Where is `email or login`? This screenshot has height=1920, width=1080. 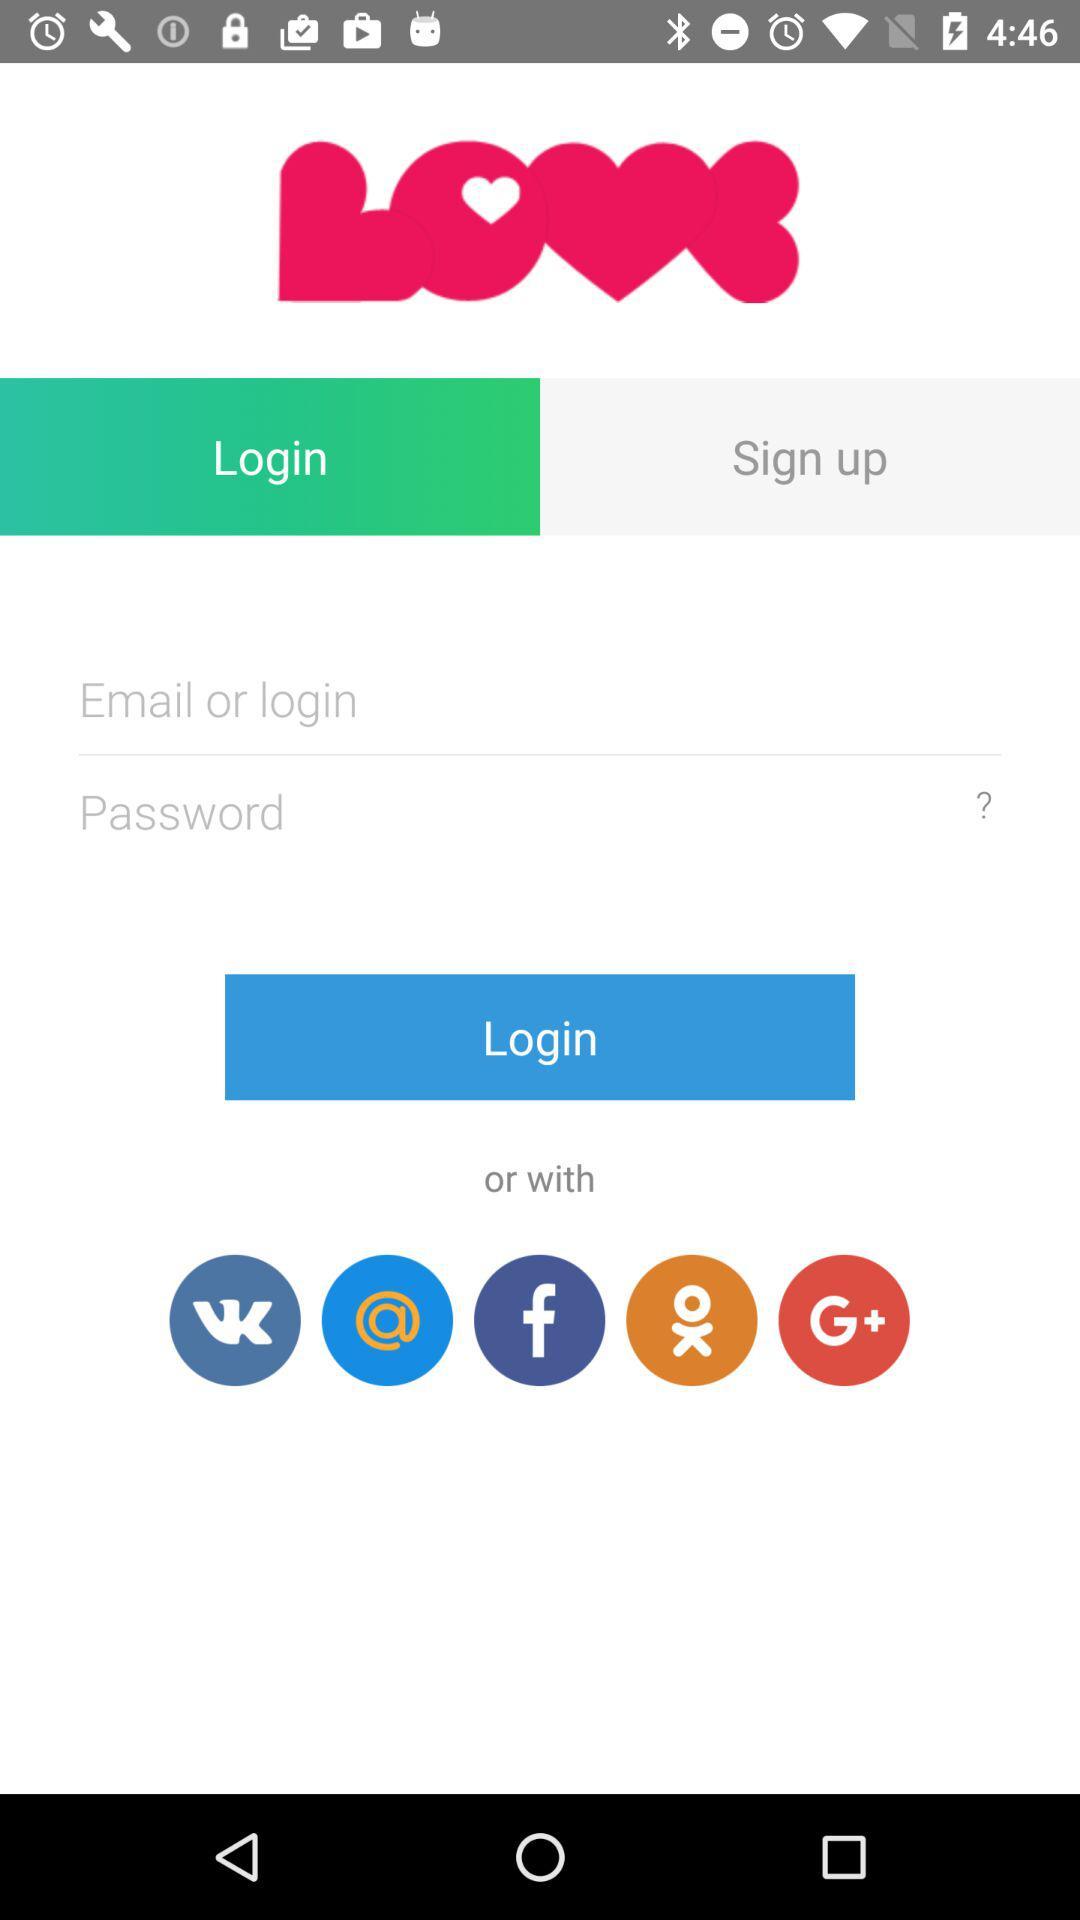 email or login is located at coordinates (540, 698).